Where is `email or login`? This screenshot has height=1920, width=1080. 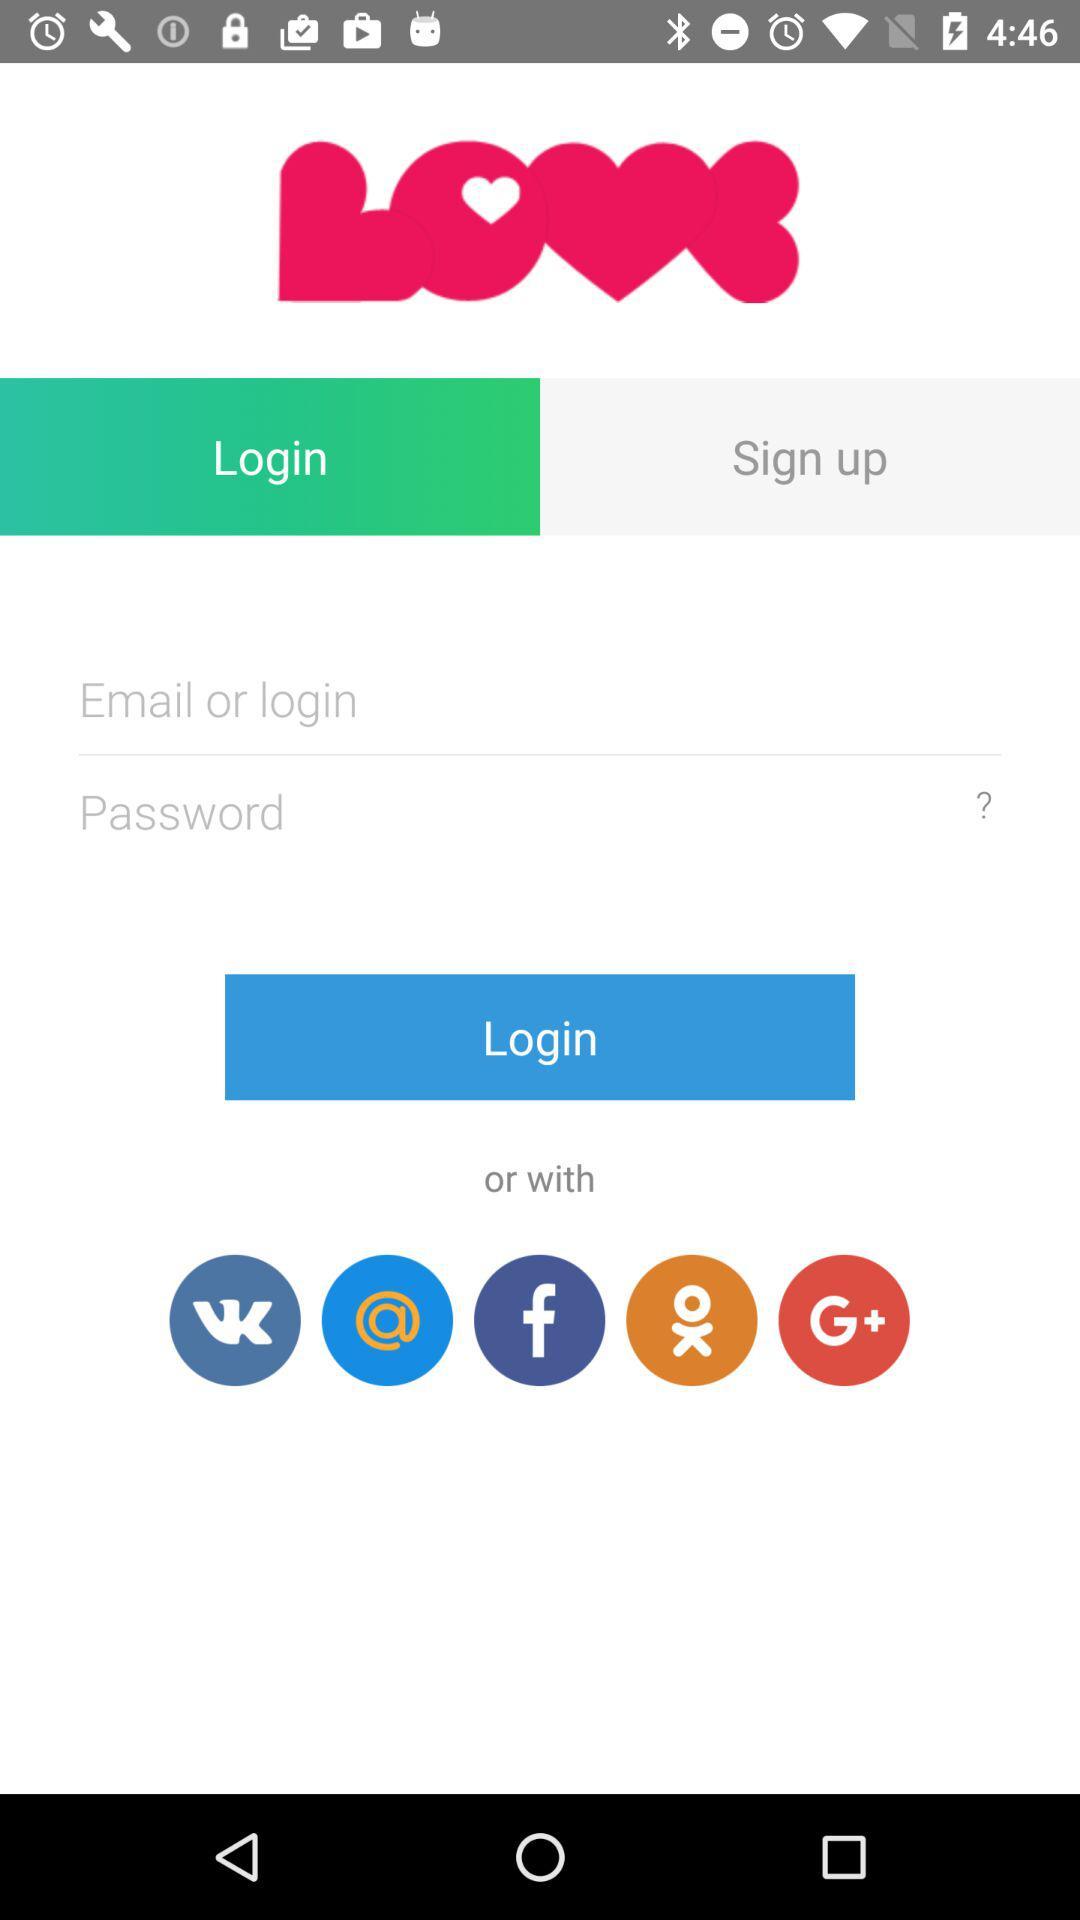 email or login is located at coordinates (540, 698).